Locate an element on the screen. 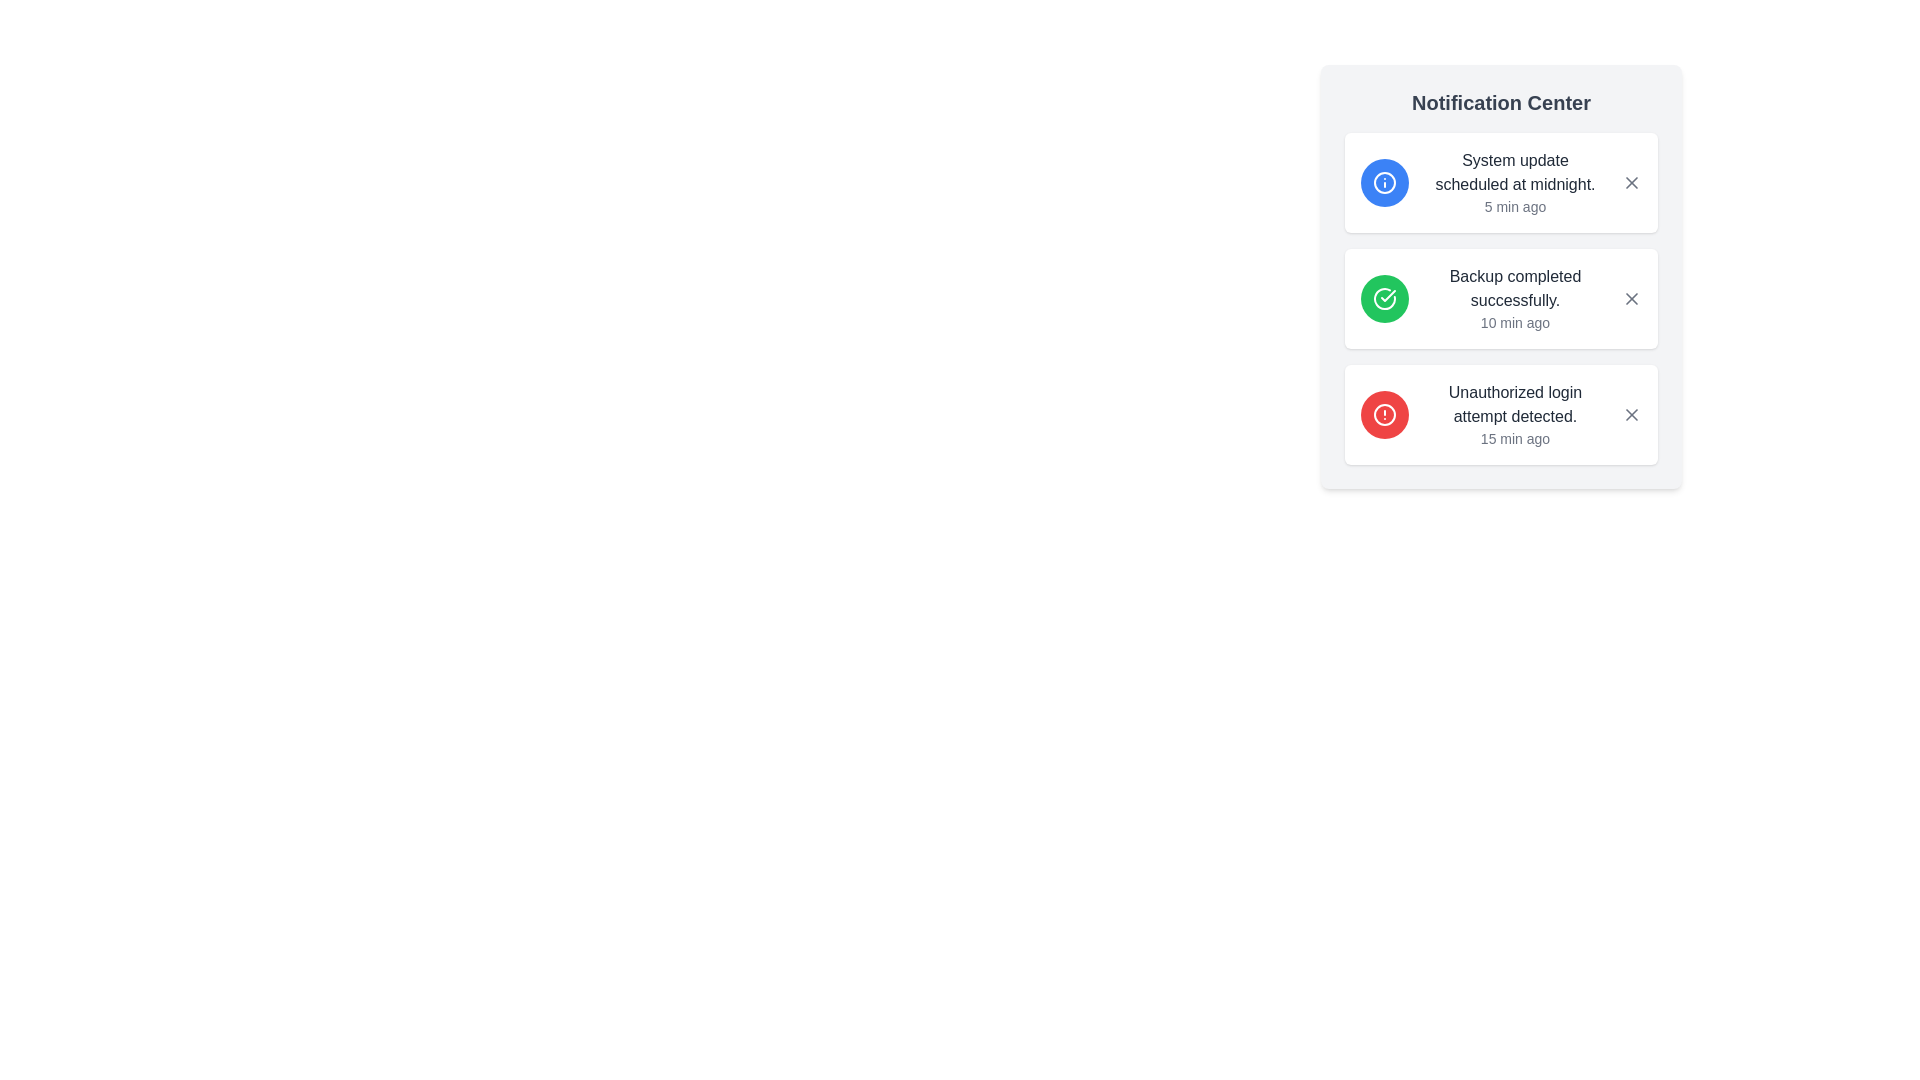 The image size is (1920, 1080). the information-type icon located at the top-left corner of the first notification card is located at coordinates (1384, 182).